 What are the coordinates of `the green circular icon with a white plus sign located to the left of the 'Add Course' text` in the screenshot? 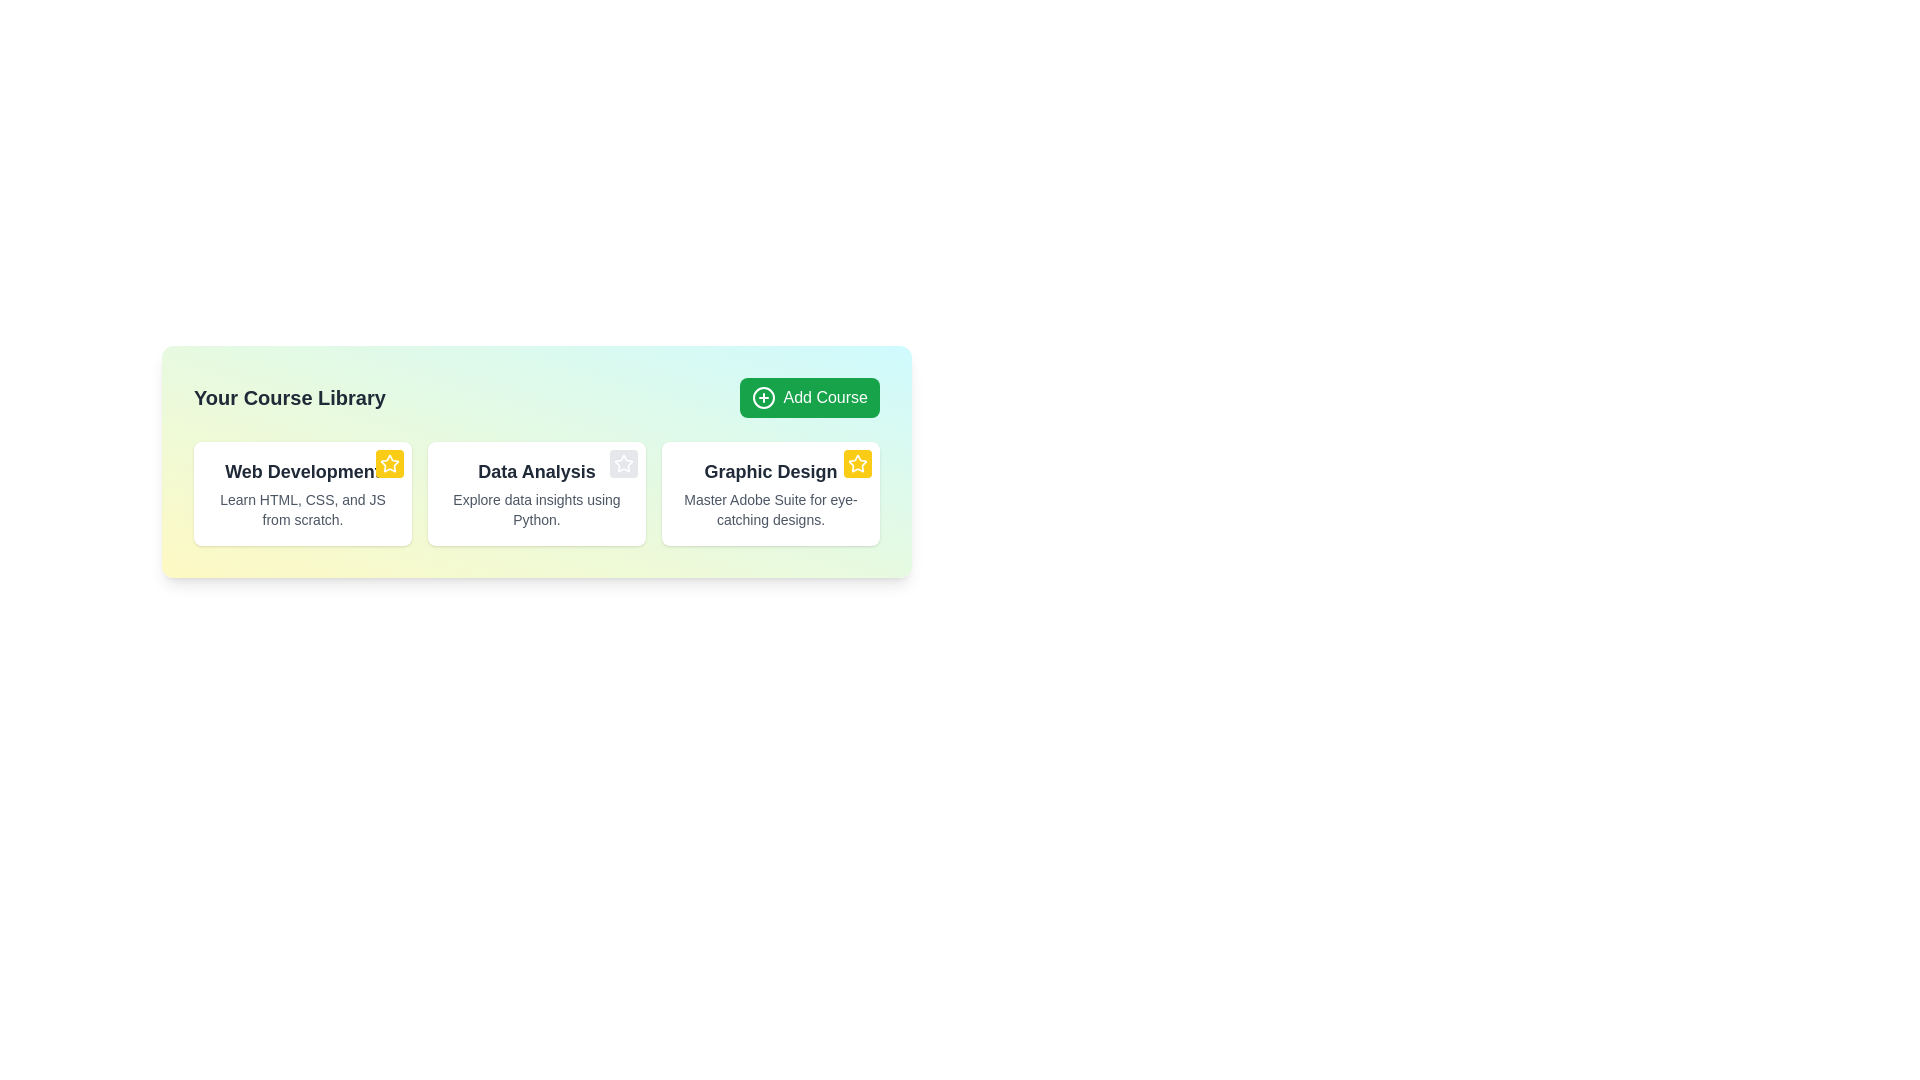 It's located at (762, 397).